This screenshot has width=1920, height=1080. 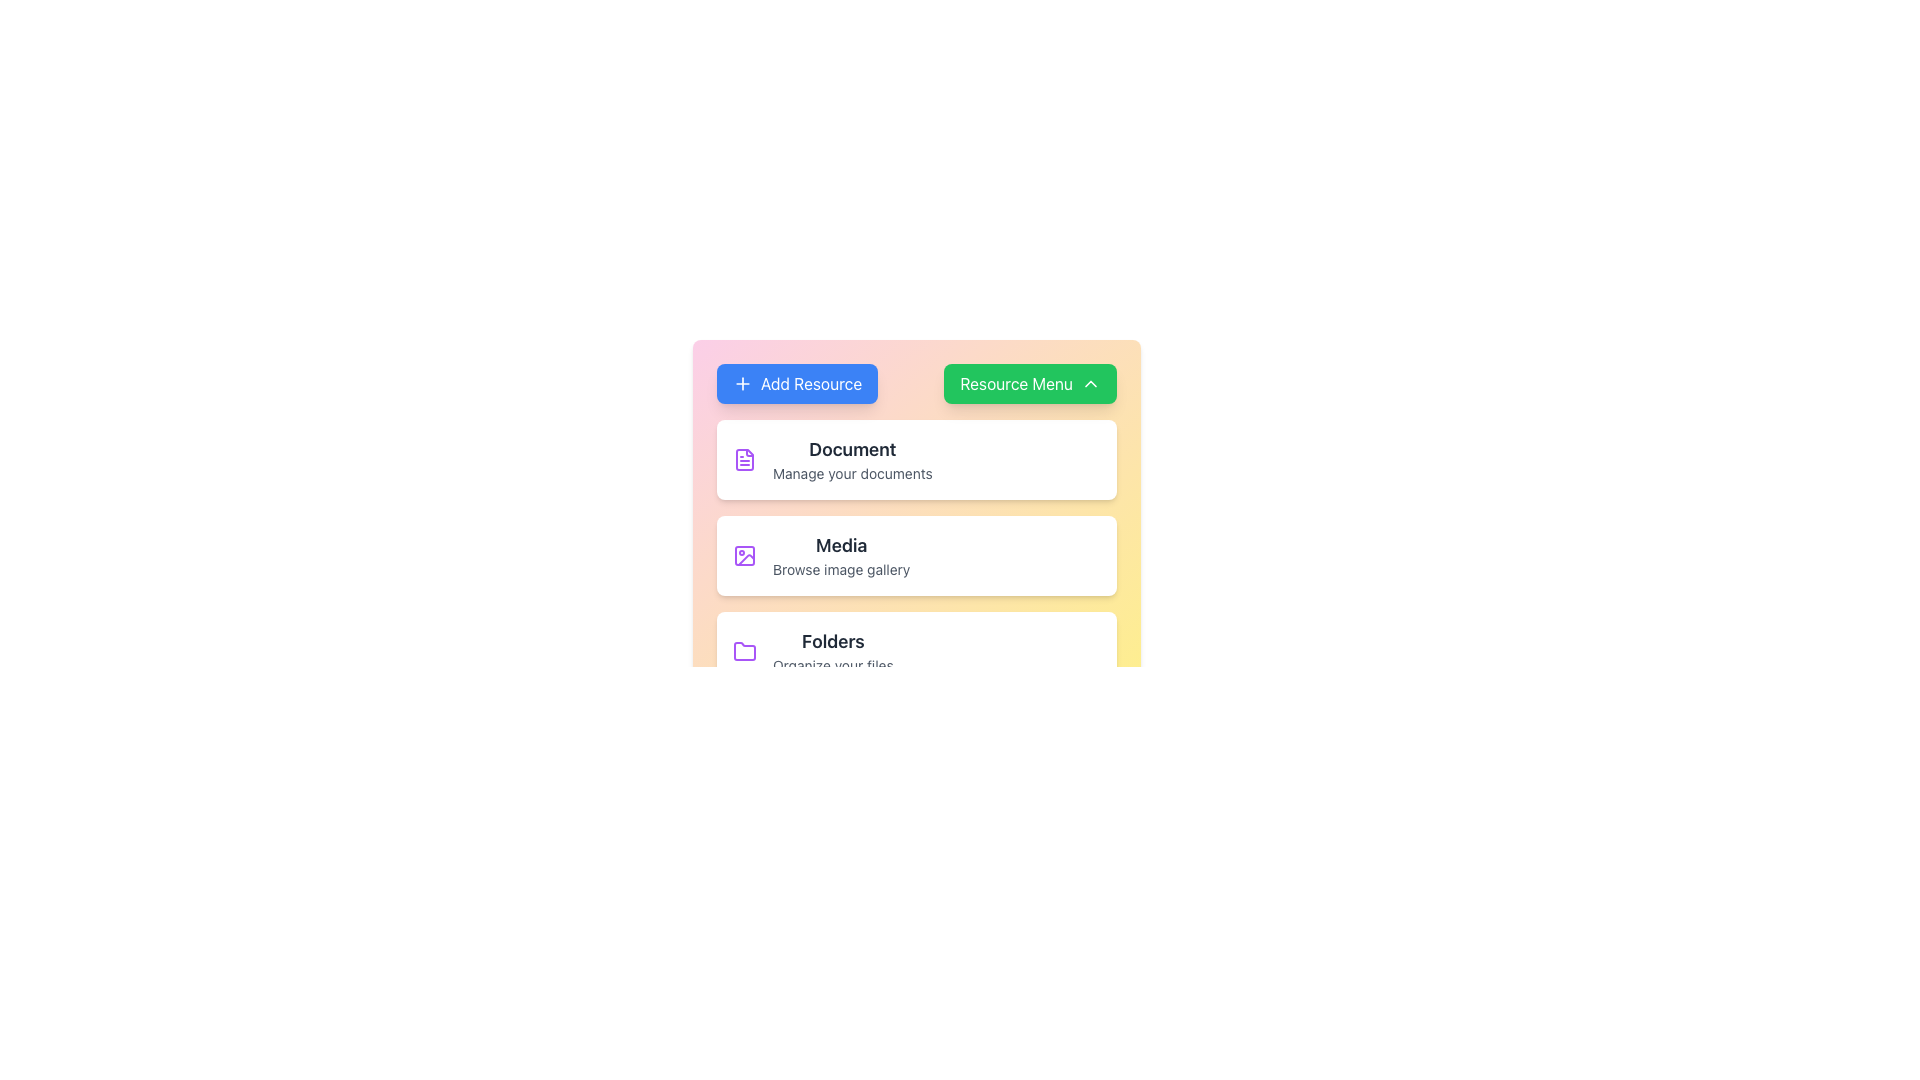 I want to click on the 'Document' Information Card located at the top of the vertical list of resource categories, so click(x=915, y=459).